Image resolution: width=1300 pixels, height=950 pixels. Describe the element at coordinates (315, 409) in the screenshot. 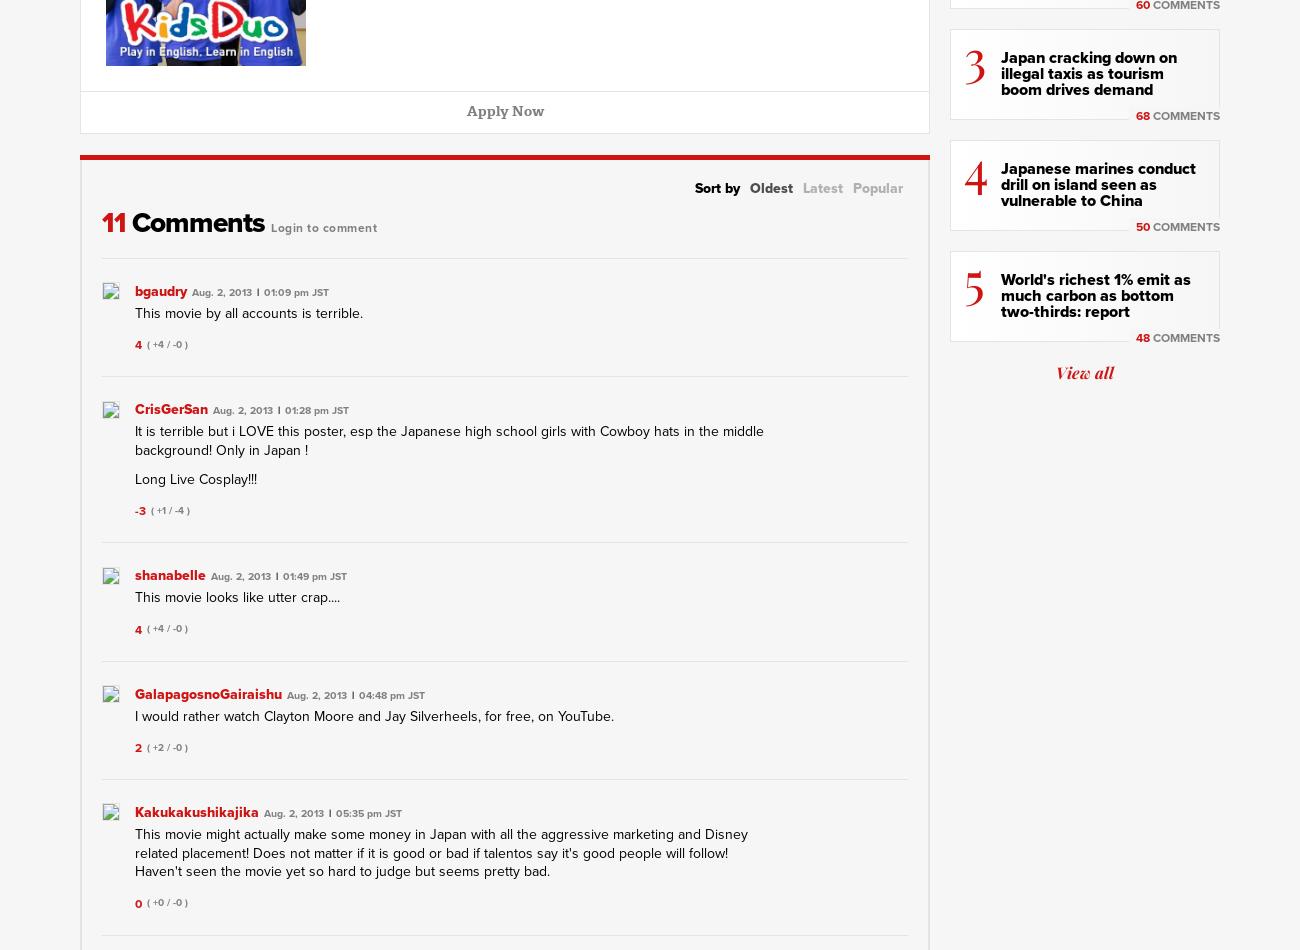

I see `'01:28 pm JST'` at that location.